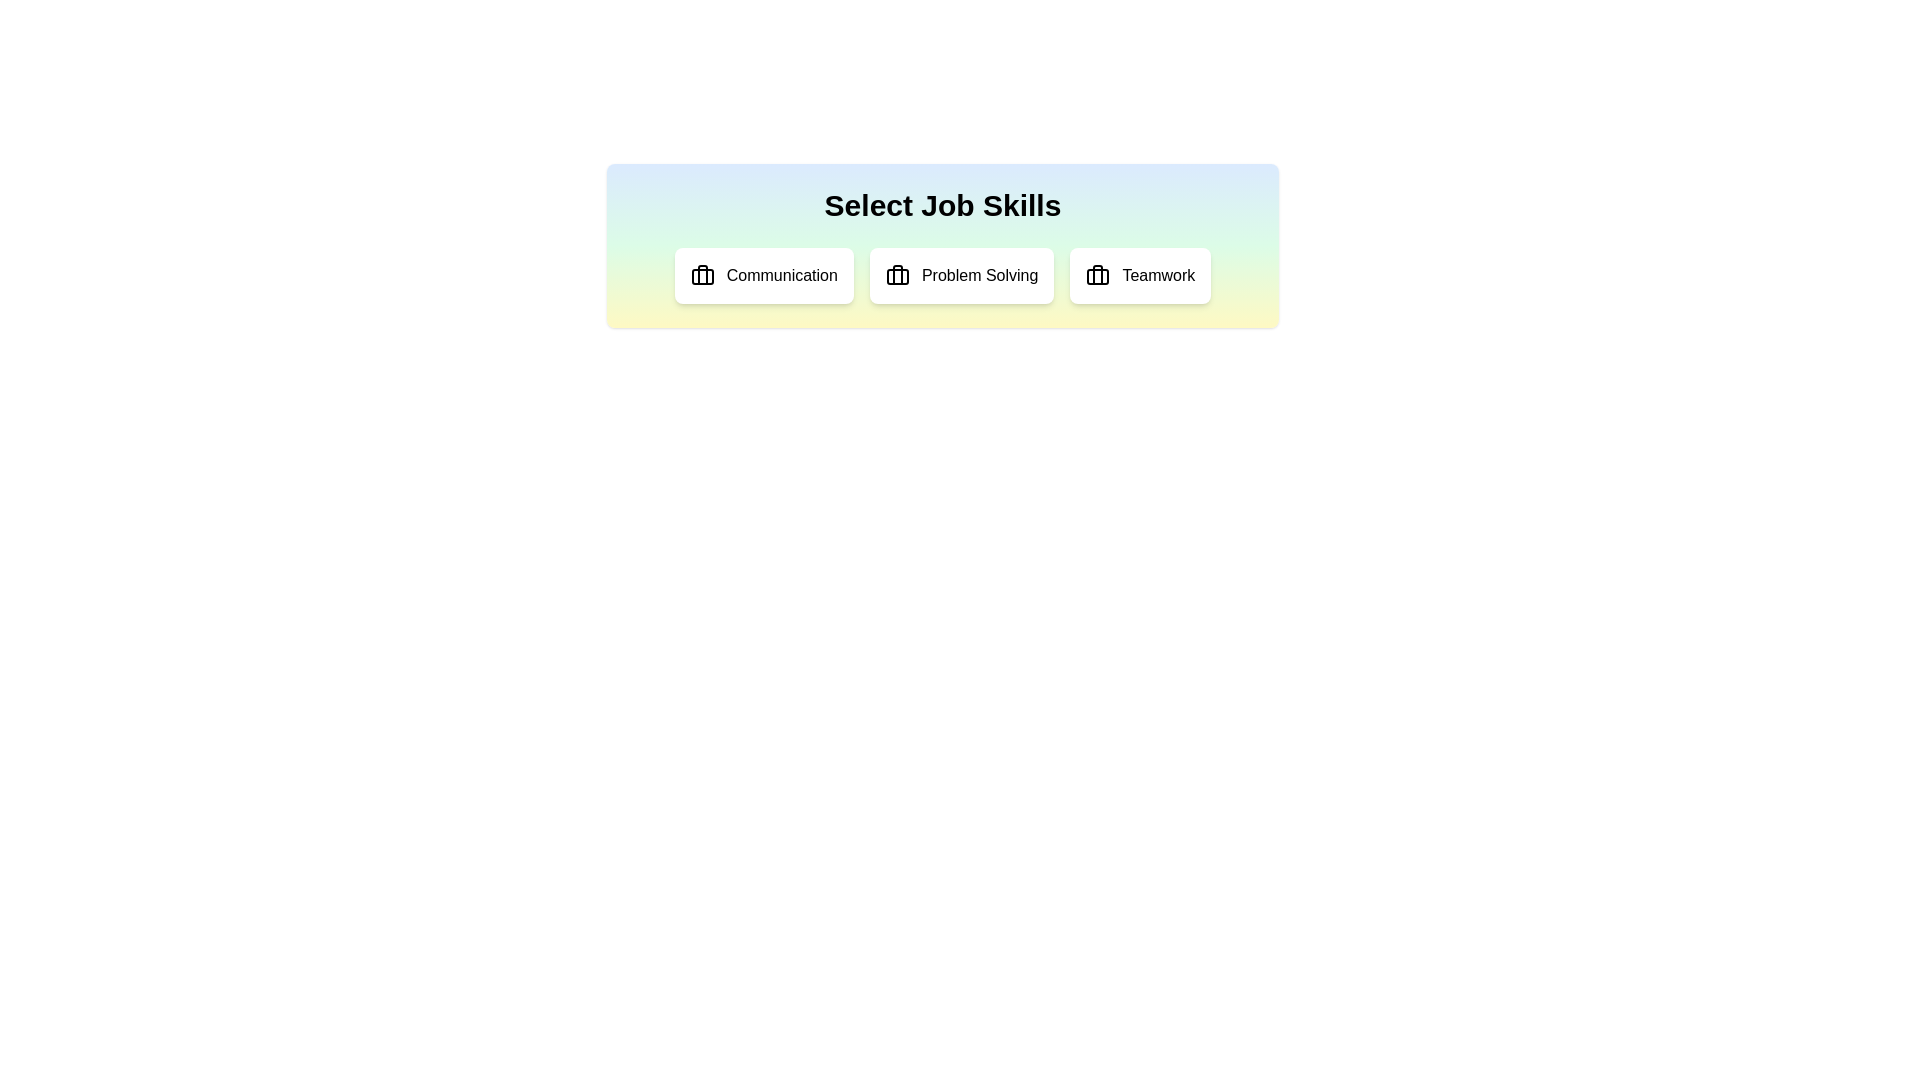 The image size is (1920, 1080). What do you see at coordinates (763, 276) in the screenshot?
I see `the skill card labeled 'Communication' to select or deselect it` at bounding box center [763, 276].